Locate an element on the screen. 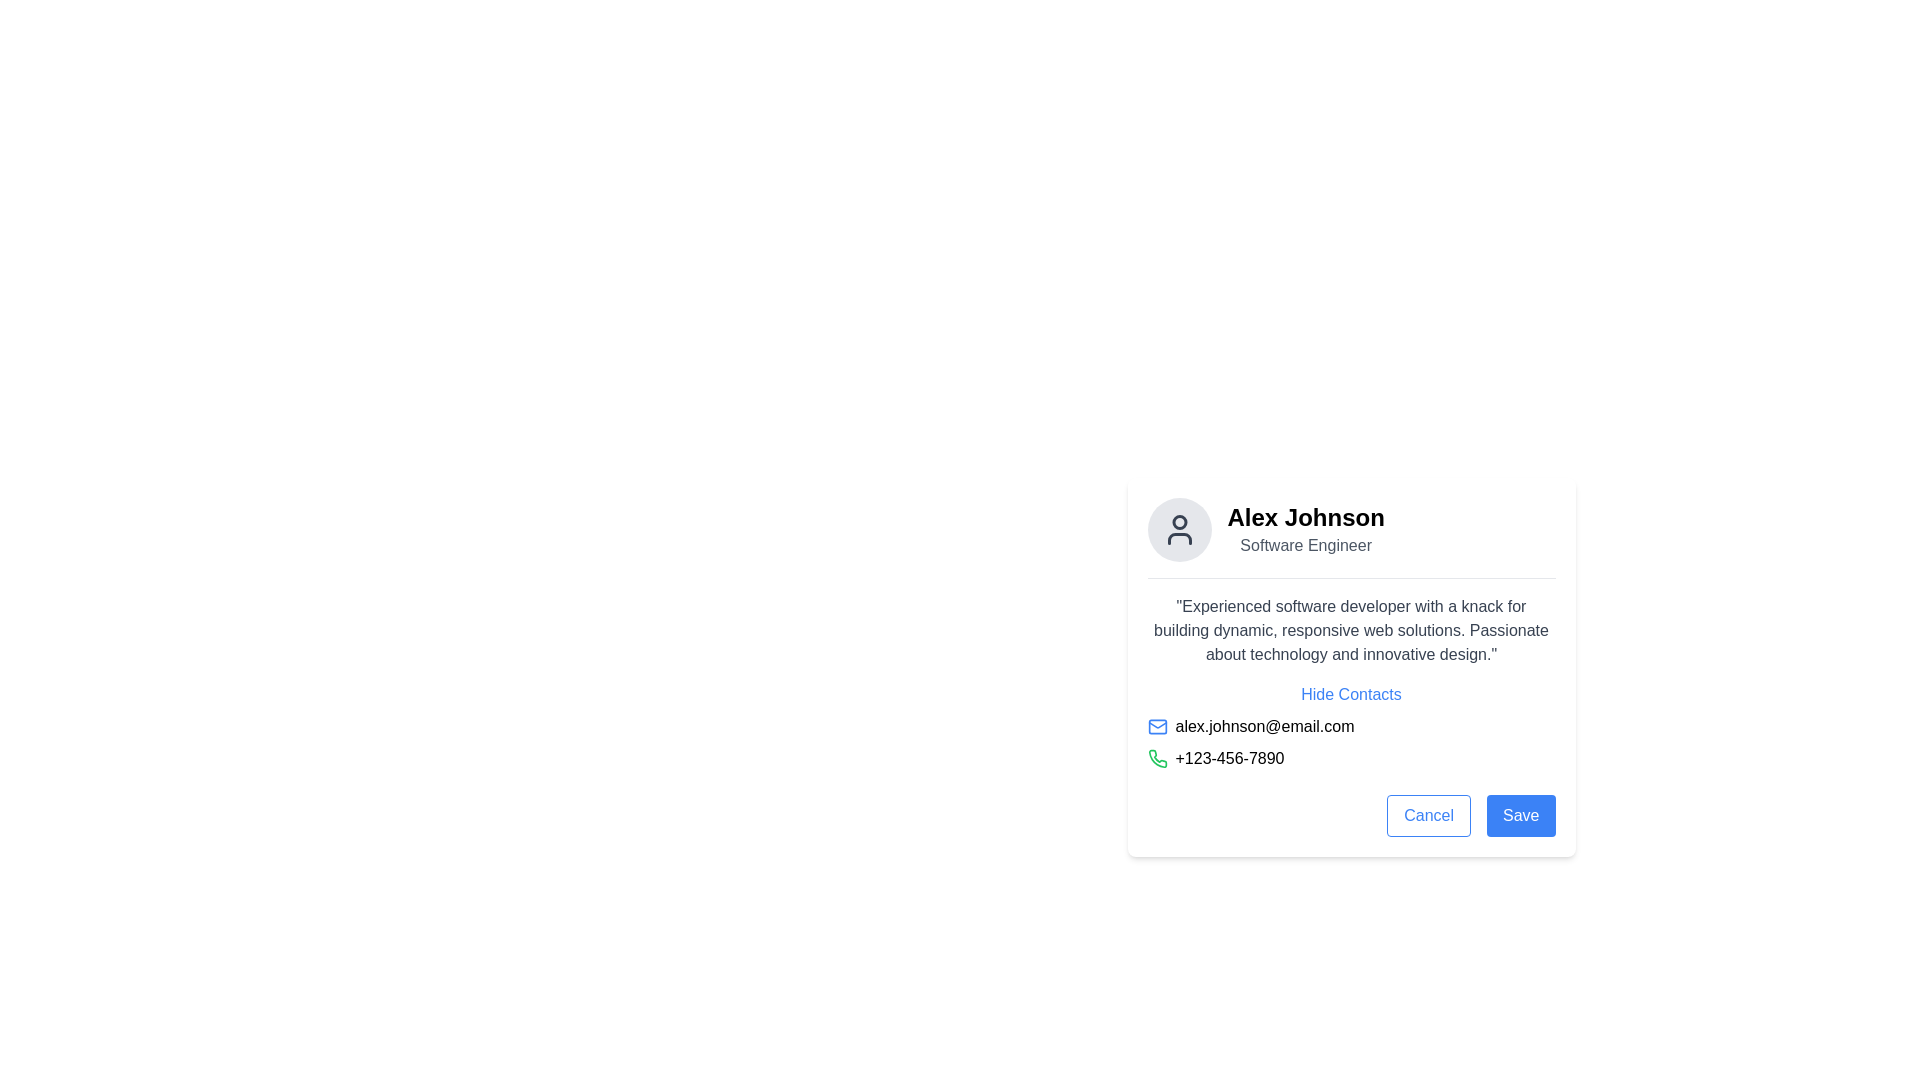 Image resolution: width=1920 pixels, height=1080 pixels. the green phone receiver icon located to the left of the phone number '+123-456-7890' in the contact information section of the card layout is located at coordinates (1157, 759).